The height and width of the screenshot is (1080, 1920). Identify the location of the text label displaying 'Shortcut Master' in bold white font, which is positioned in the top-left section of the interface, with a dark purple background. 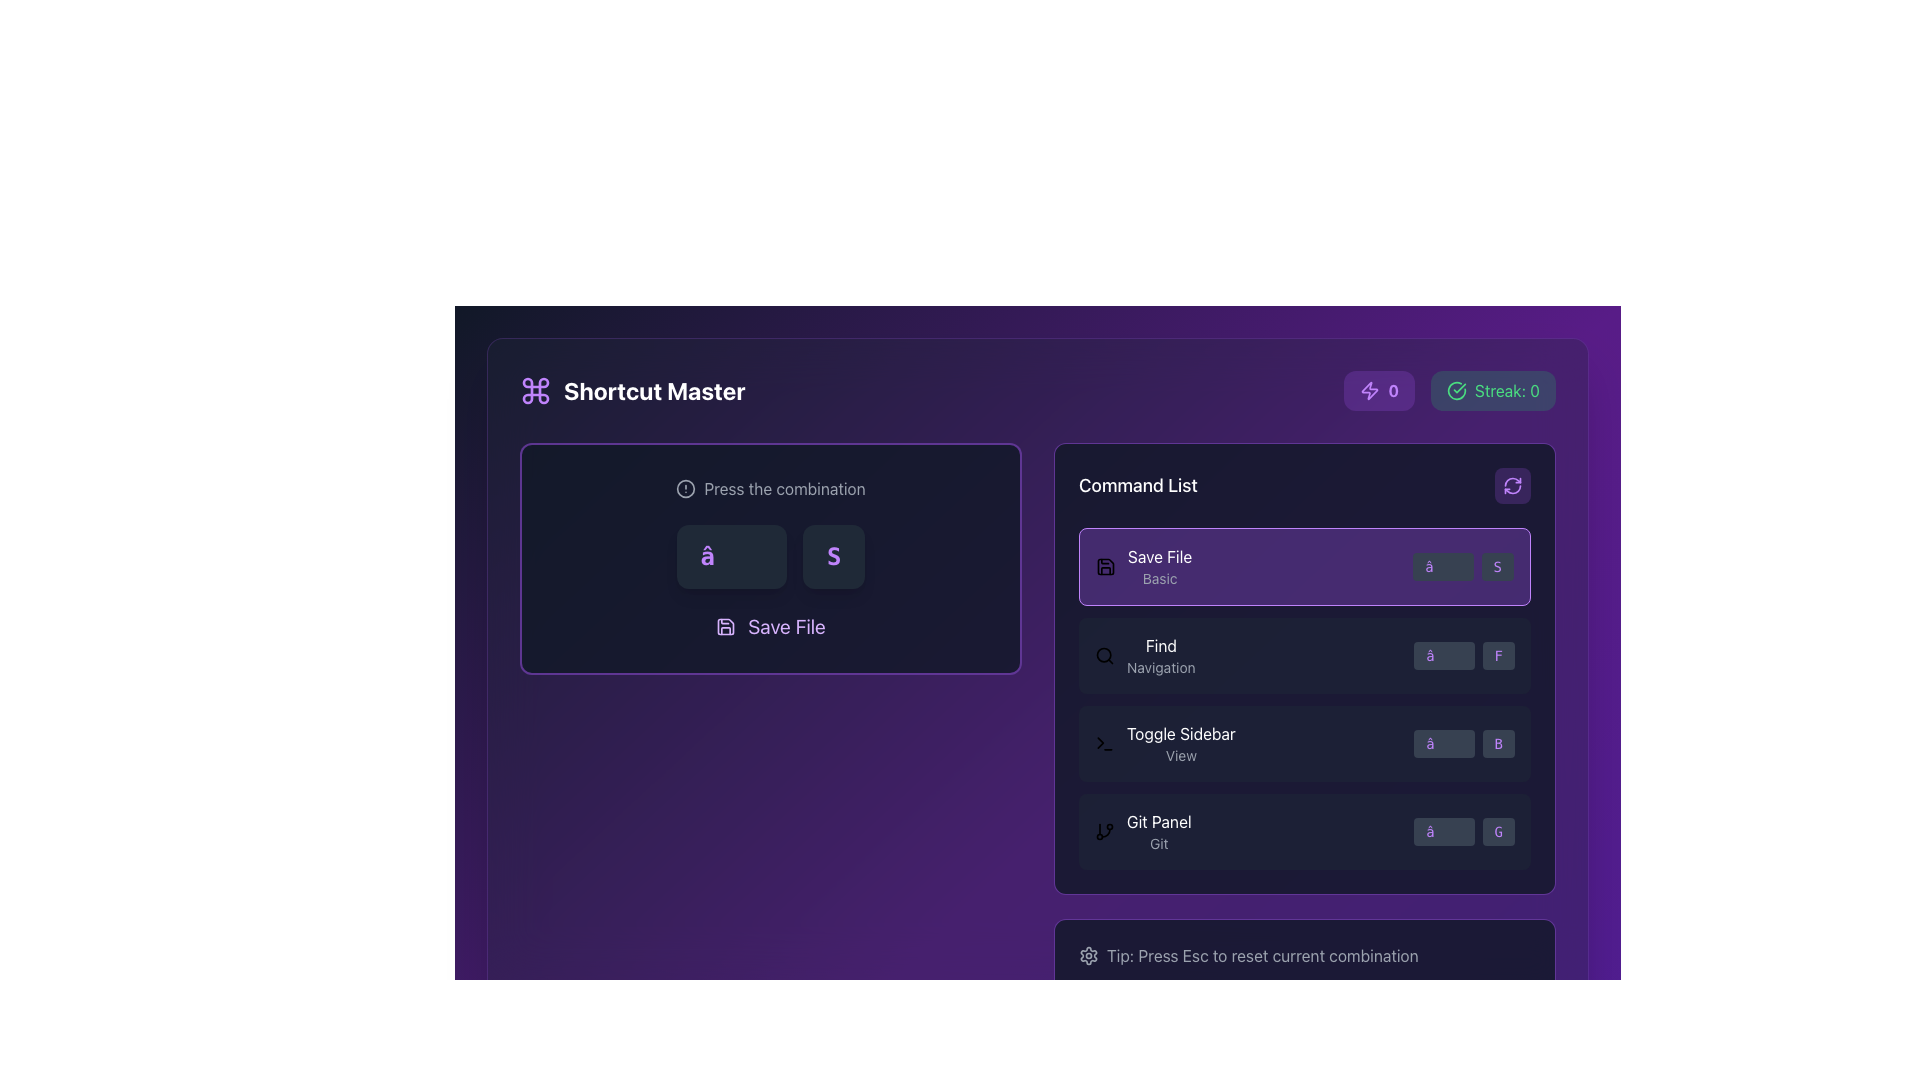
(654, 390).